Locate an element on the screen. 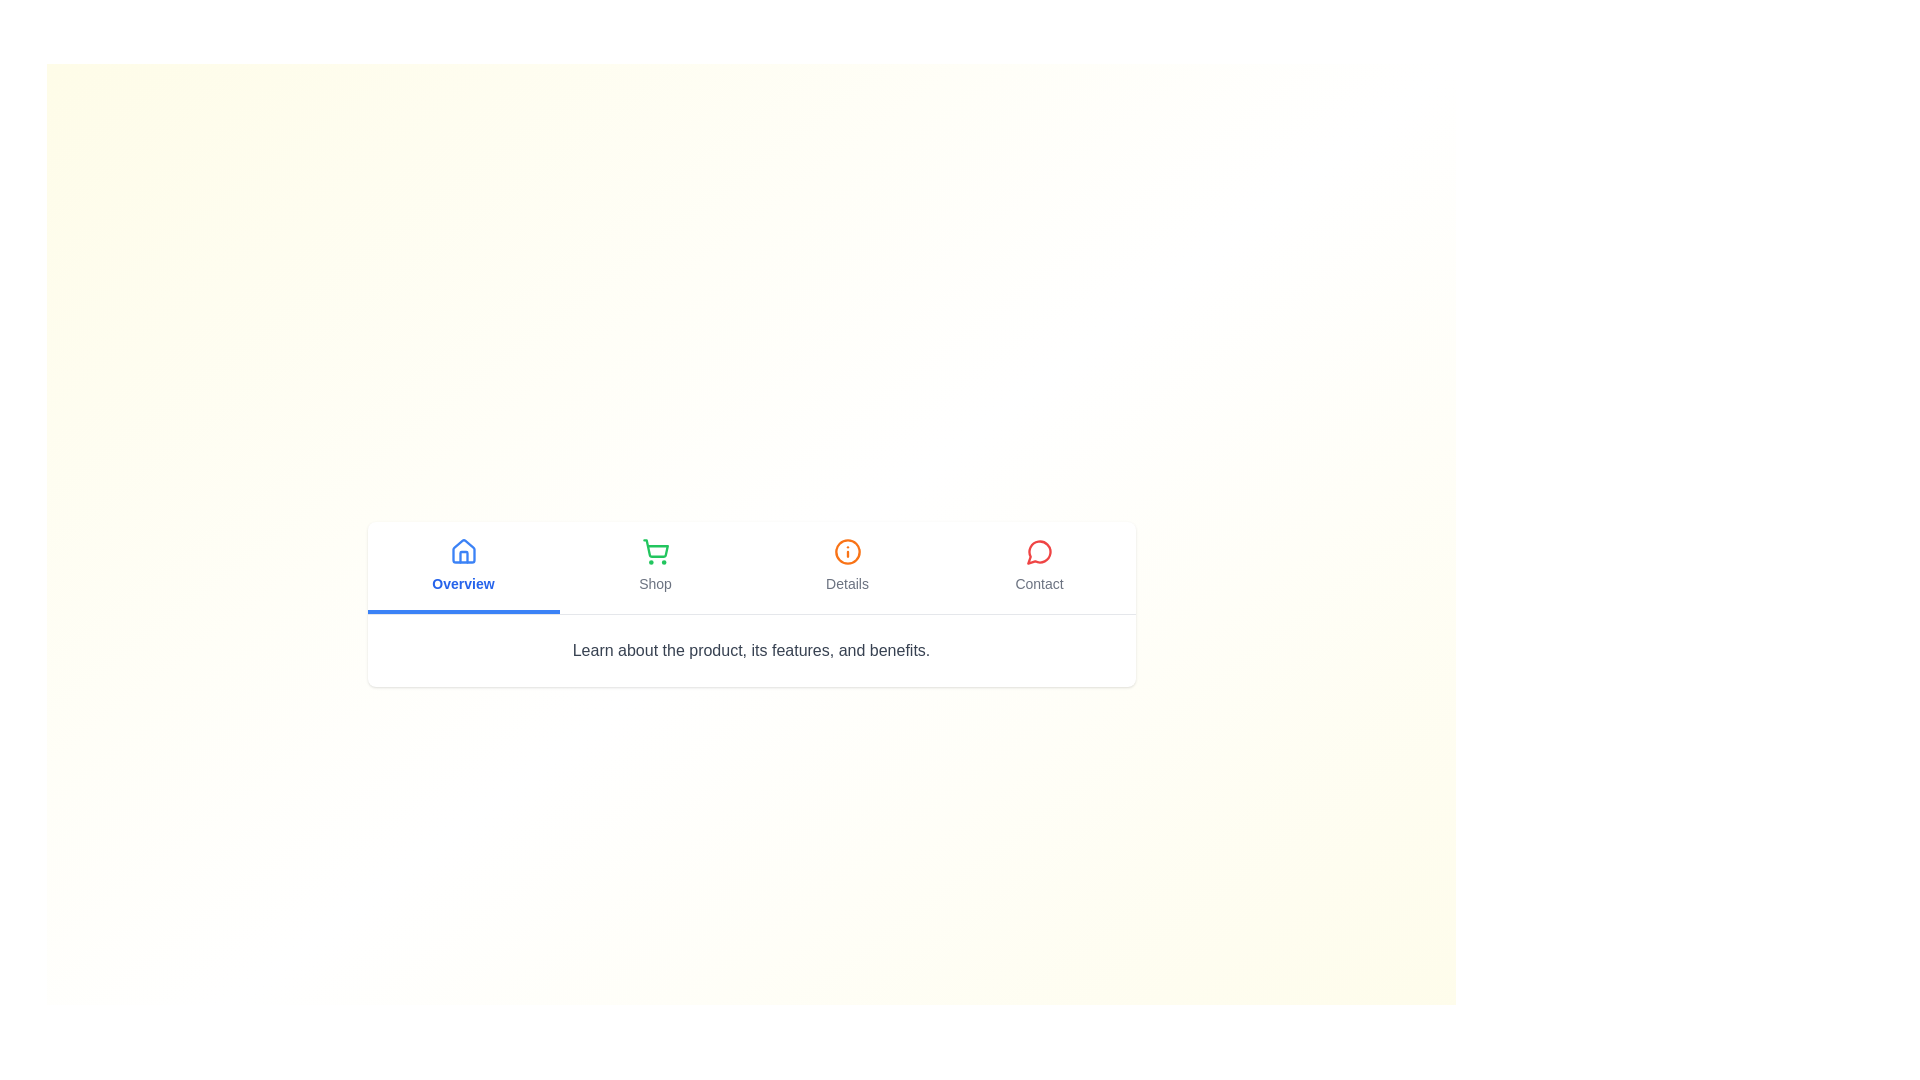 The width and height of the screenshot is (1920, 1080). the Overview tab to switch to its content is located at coordinates (462, 567).